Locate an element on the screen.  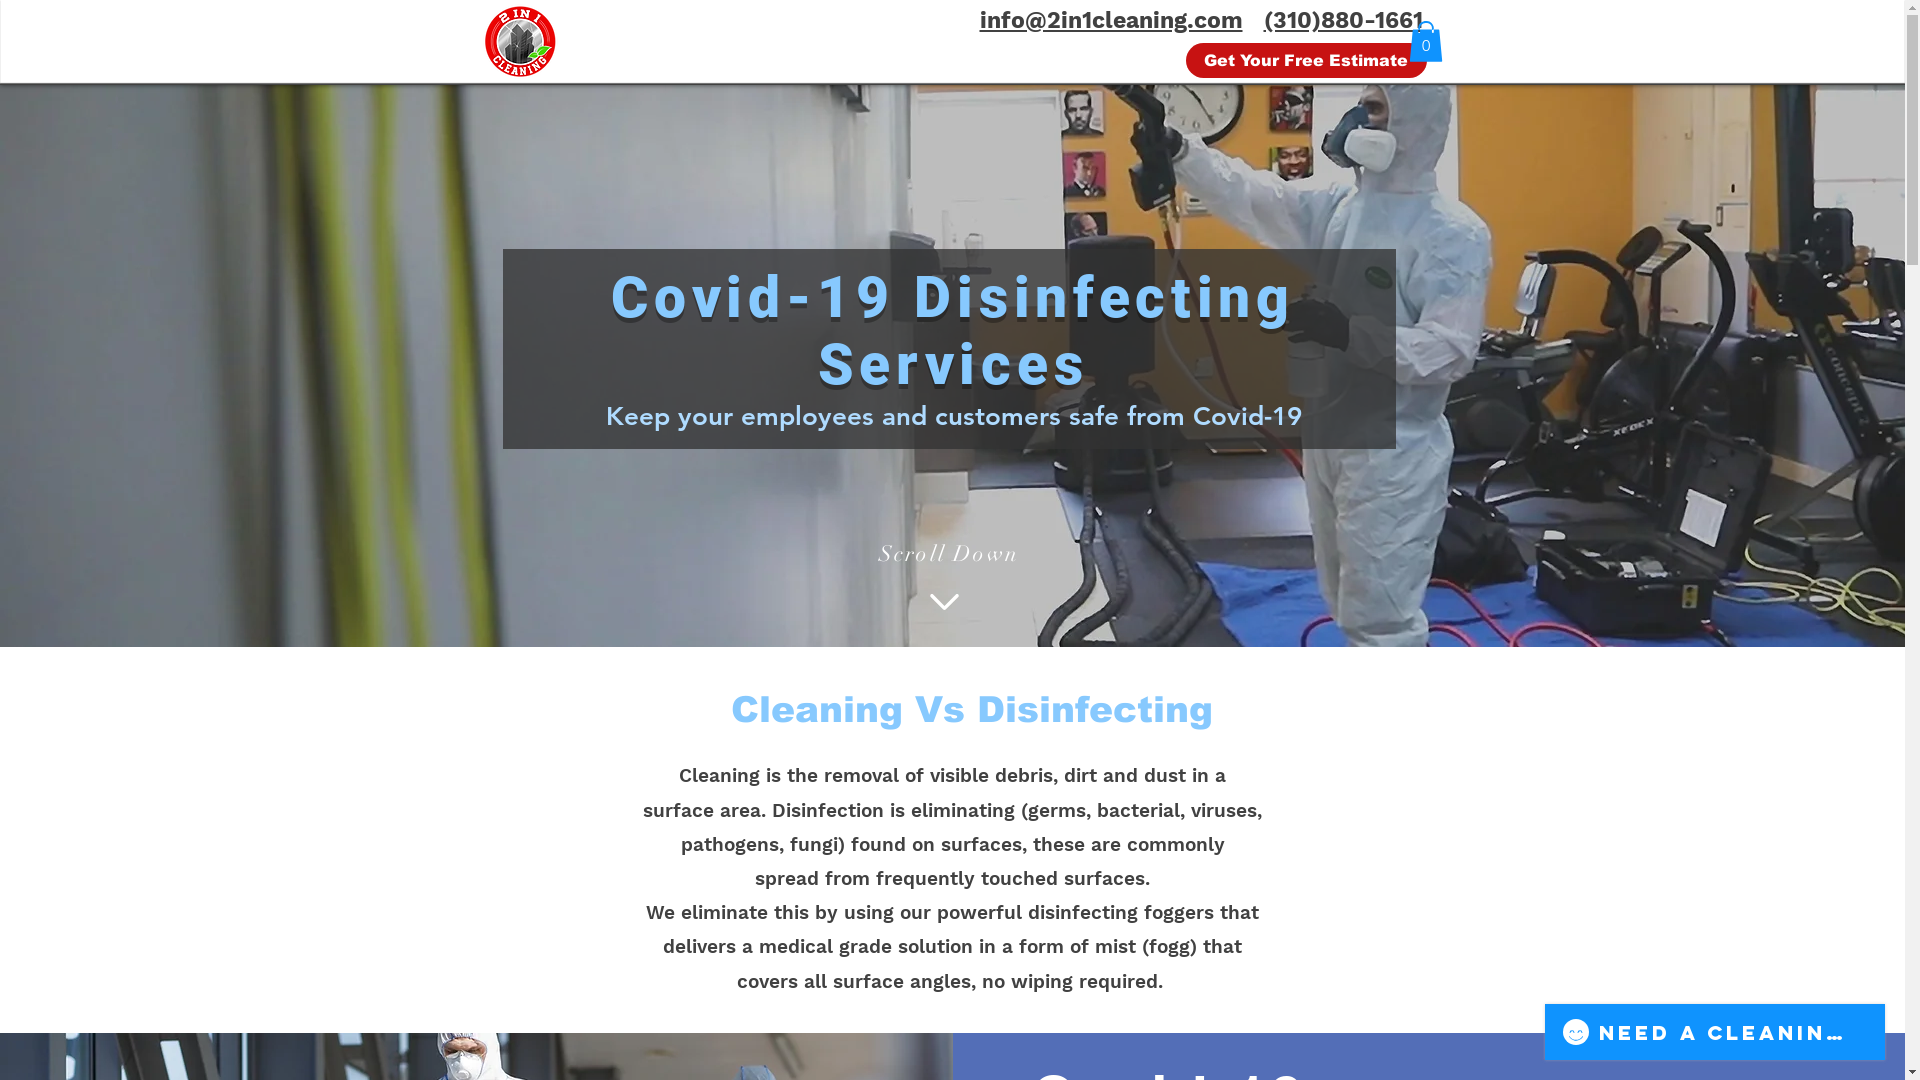
'Get Your Free Estimate' is located at coordinates (1306, 59).